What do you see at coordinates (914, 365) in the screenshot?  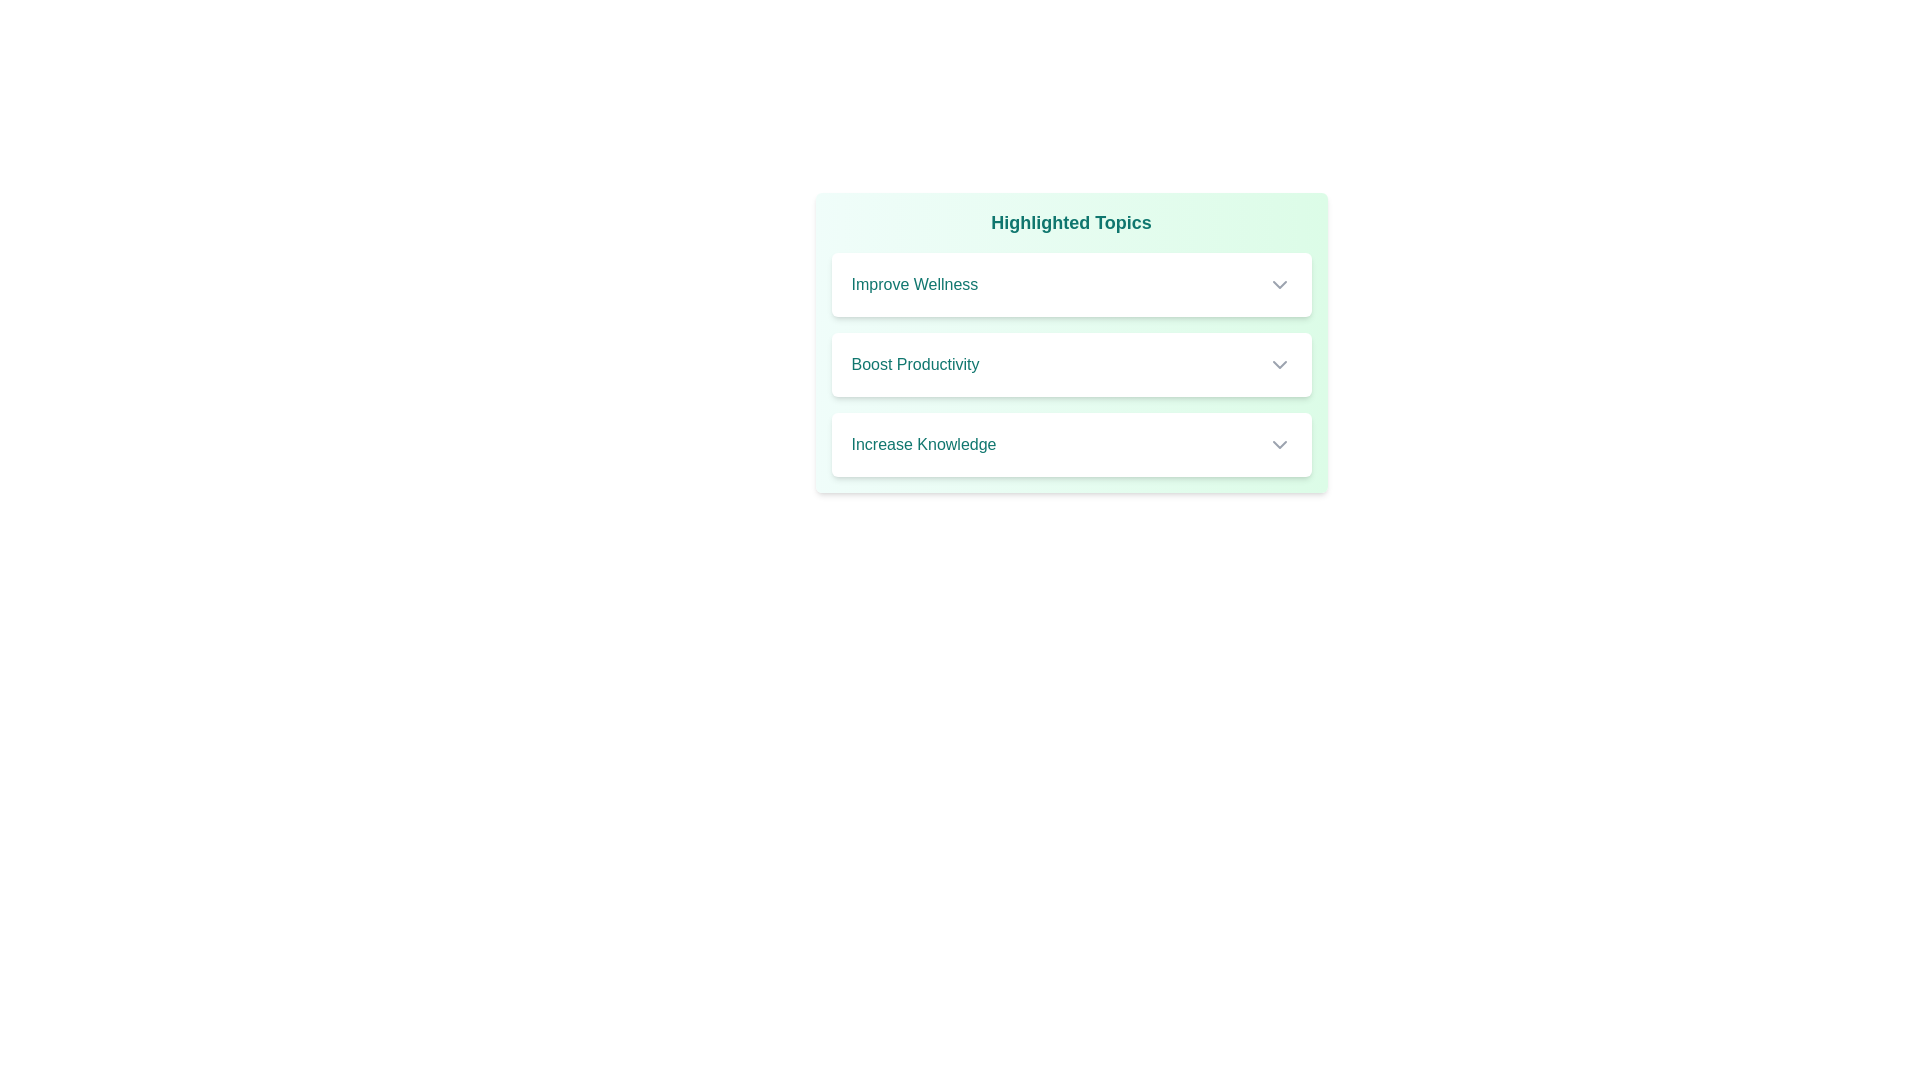 I see `the 'Boost Productivity' text label, which is styled in teal and positioned next to a collapsible arrow icon in the 'Highlighted Topics' panel` at bounding box center [914, 365].